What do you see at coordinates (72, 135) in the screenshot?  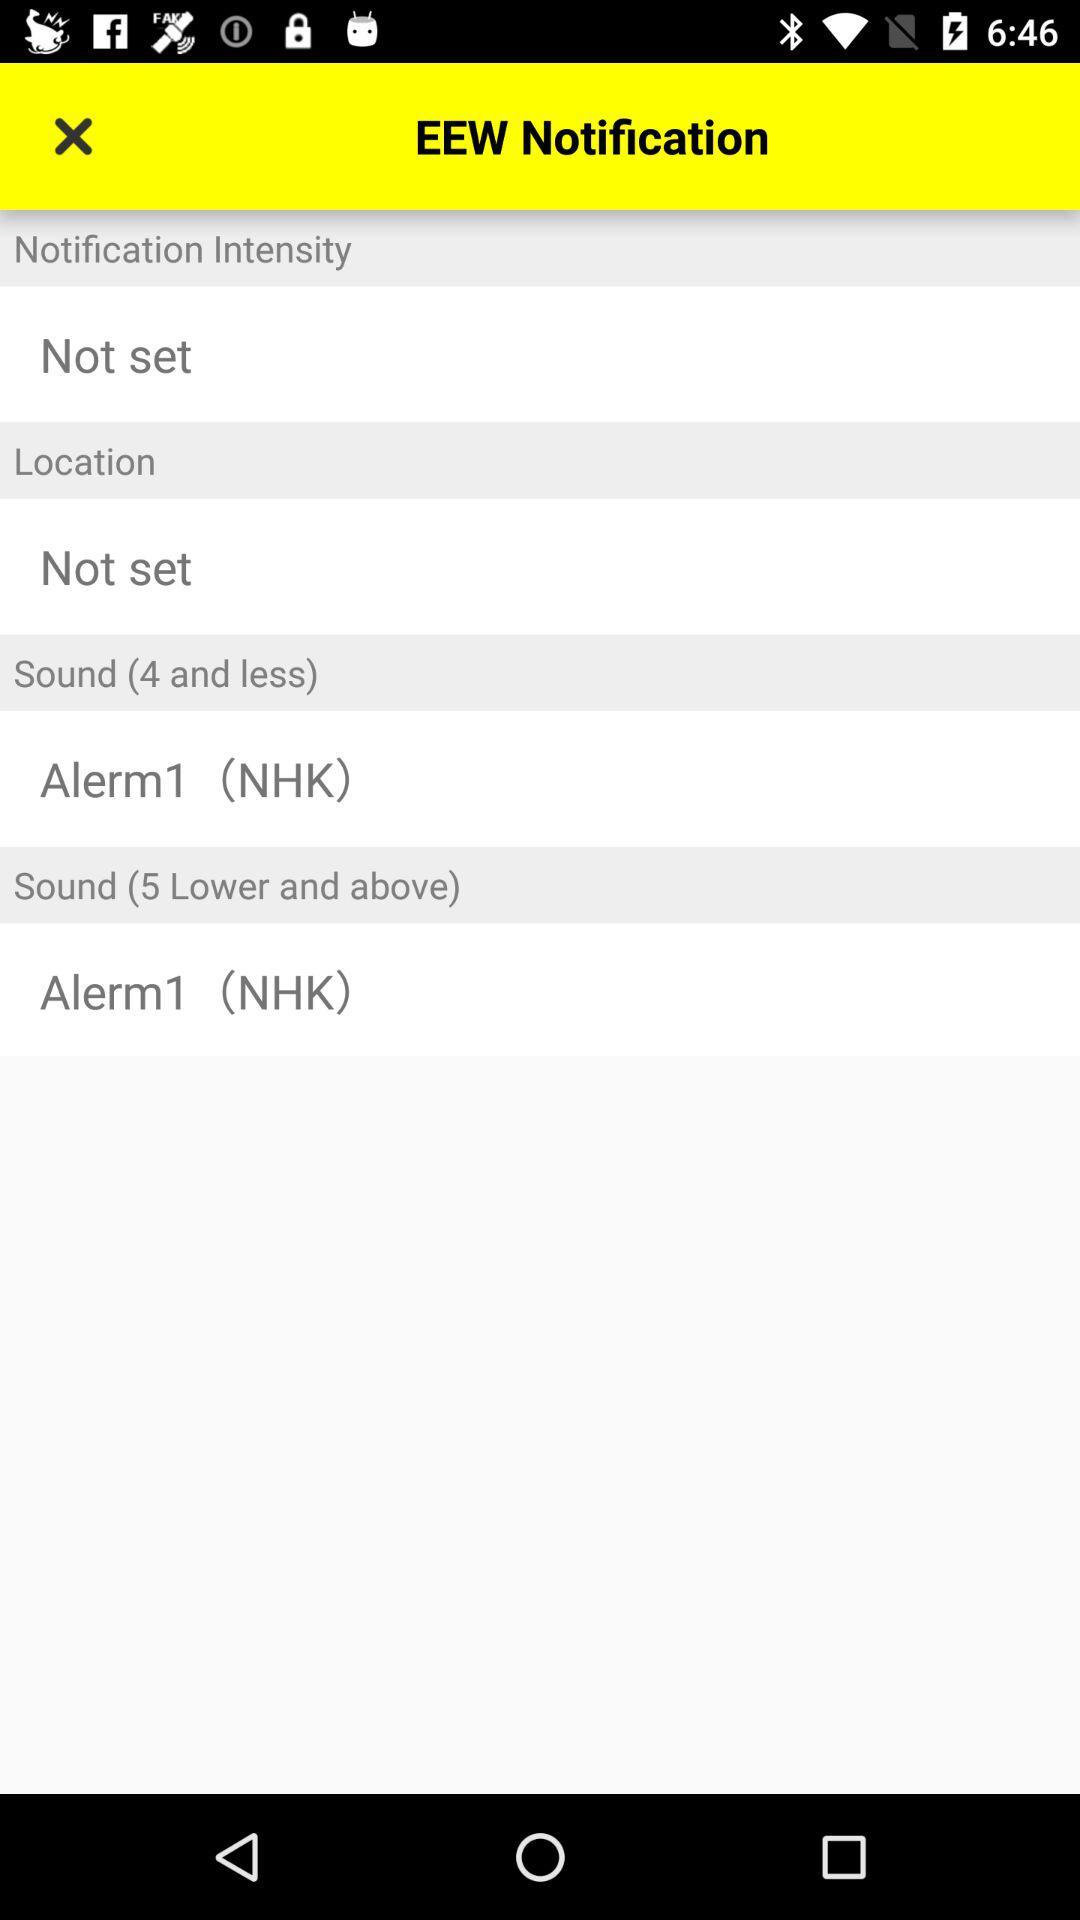 I see `the icon at the top left corner` at bounding box center [72, 135].